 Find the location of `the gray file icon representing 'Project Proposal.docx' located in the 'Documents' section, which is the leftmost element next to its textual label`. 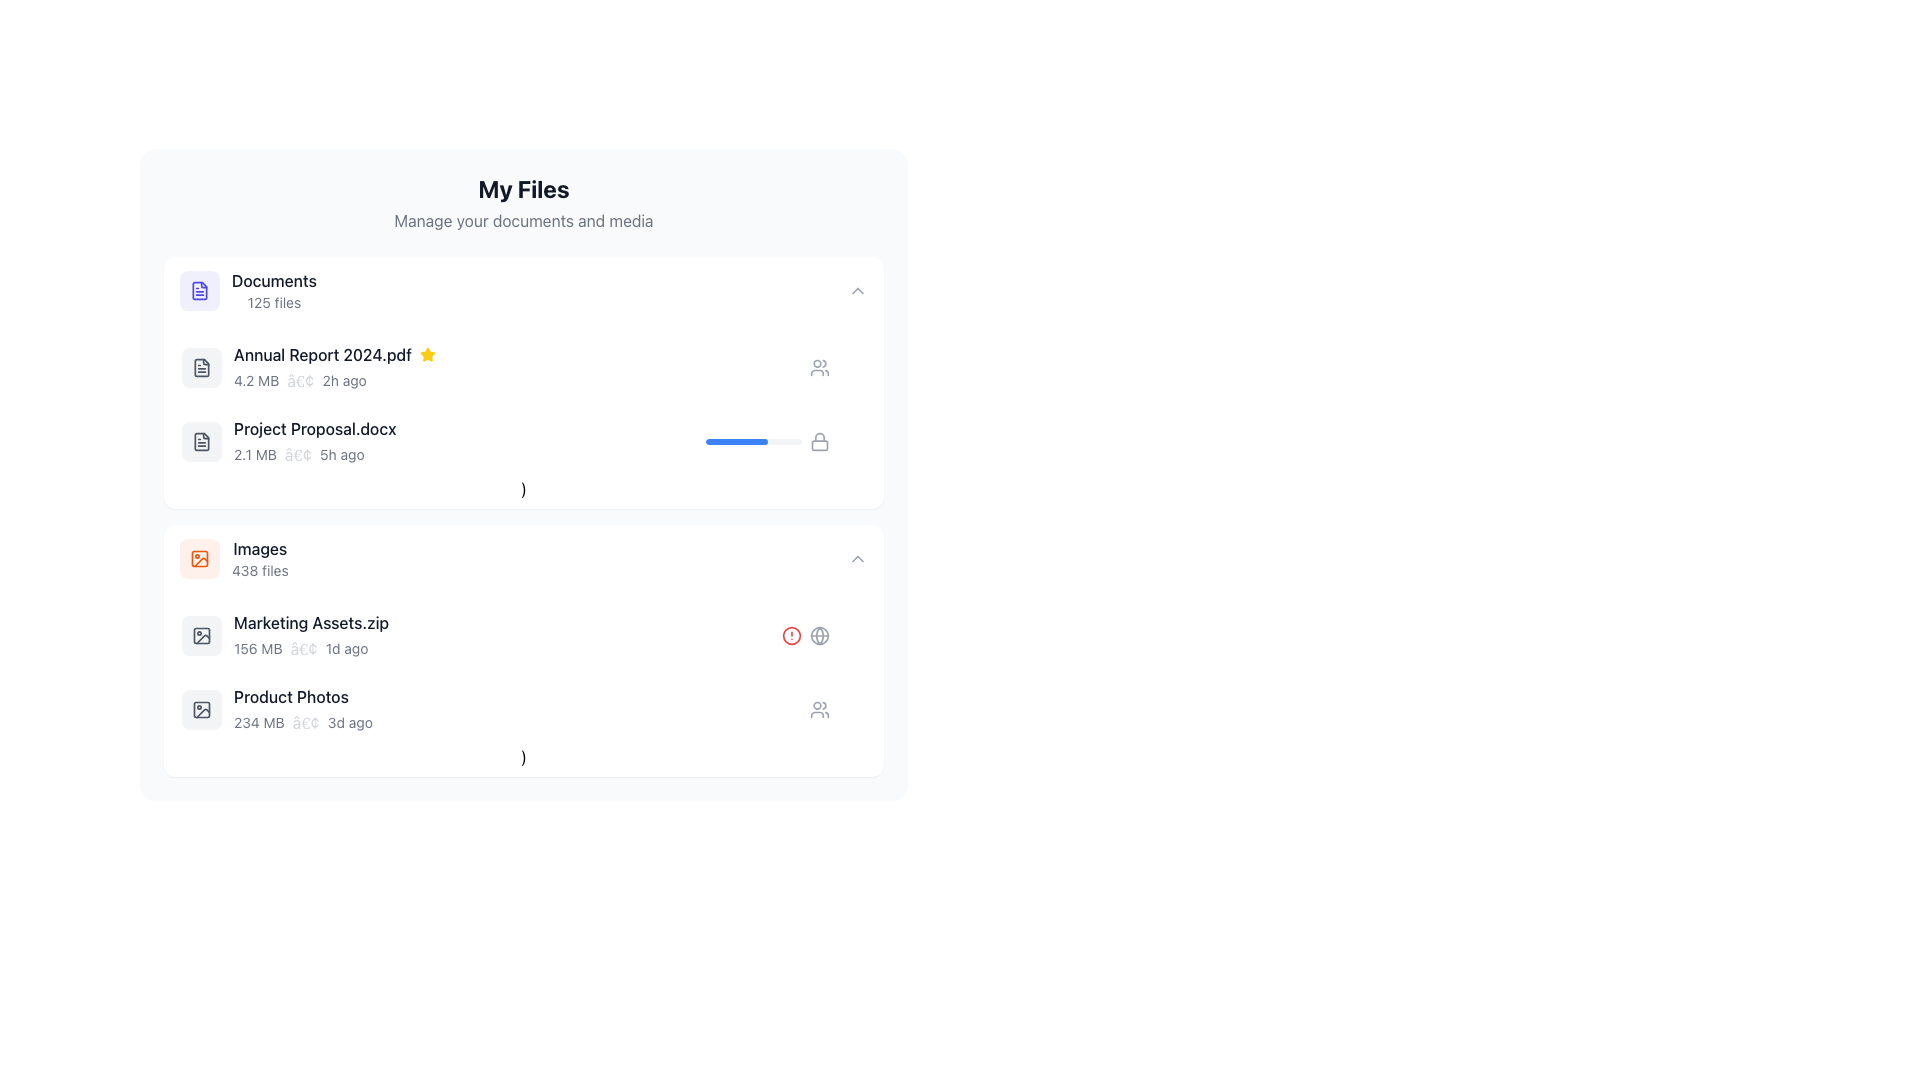

the gray file icon representing 'Project Proposal.docx' located in the 'Documents' section, which is the leftmost element next to its textual label is located at coordinates (201, 441).